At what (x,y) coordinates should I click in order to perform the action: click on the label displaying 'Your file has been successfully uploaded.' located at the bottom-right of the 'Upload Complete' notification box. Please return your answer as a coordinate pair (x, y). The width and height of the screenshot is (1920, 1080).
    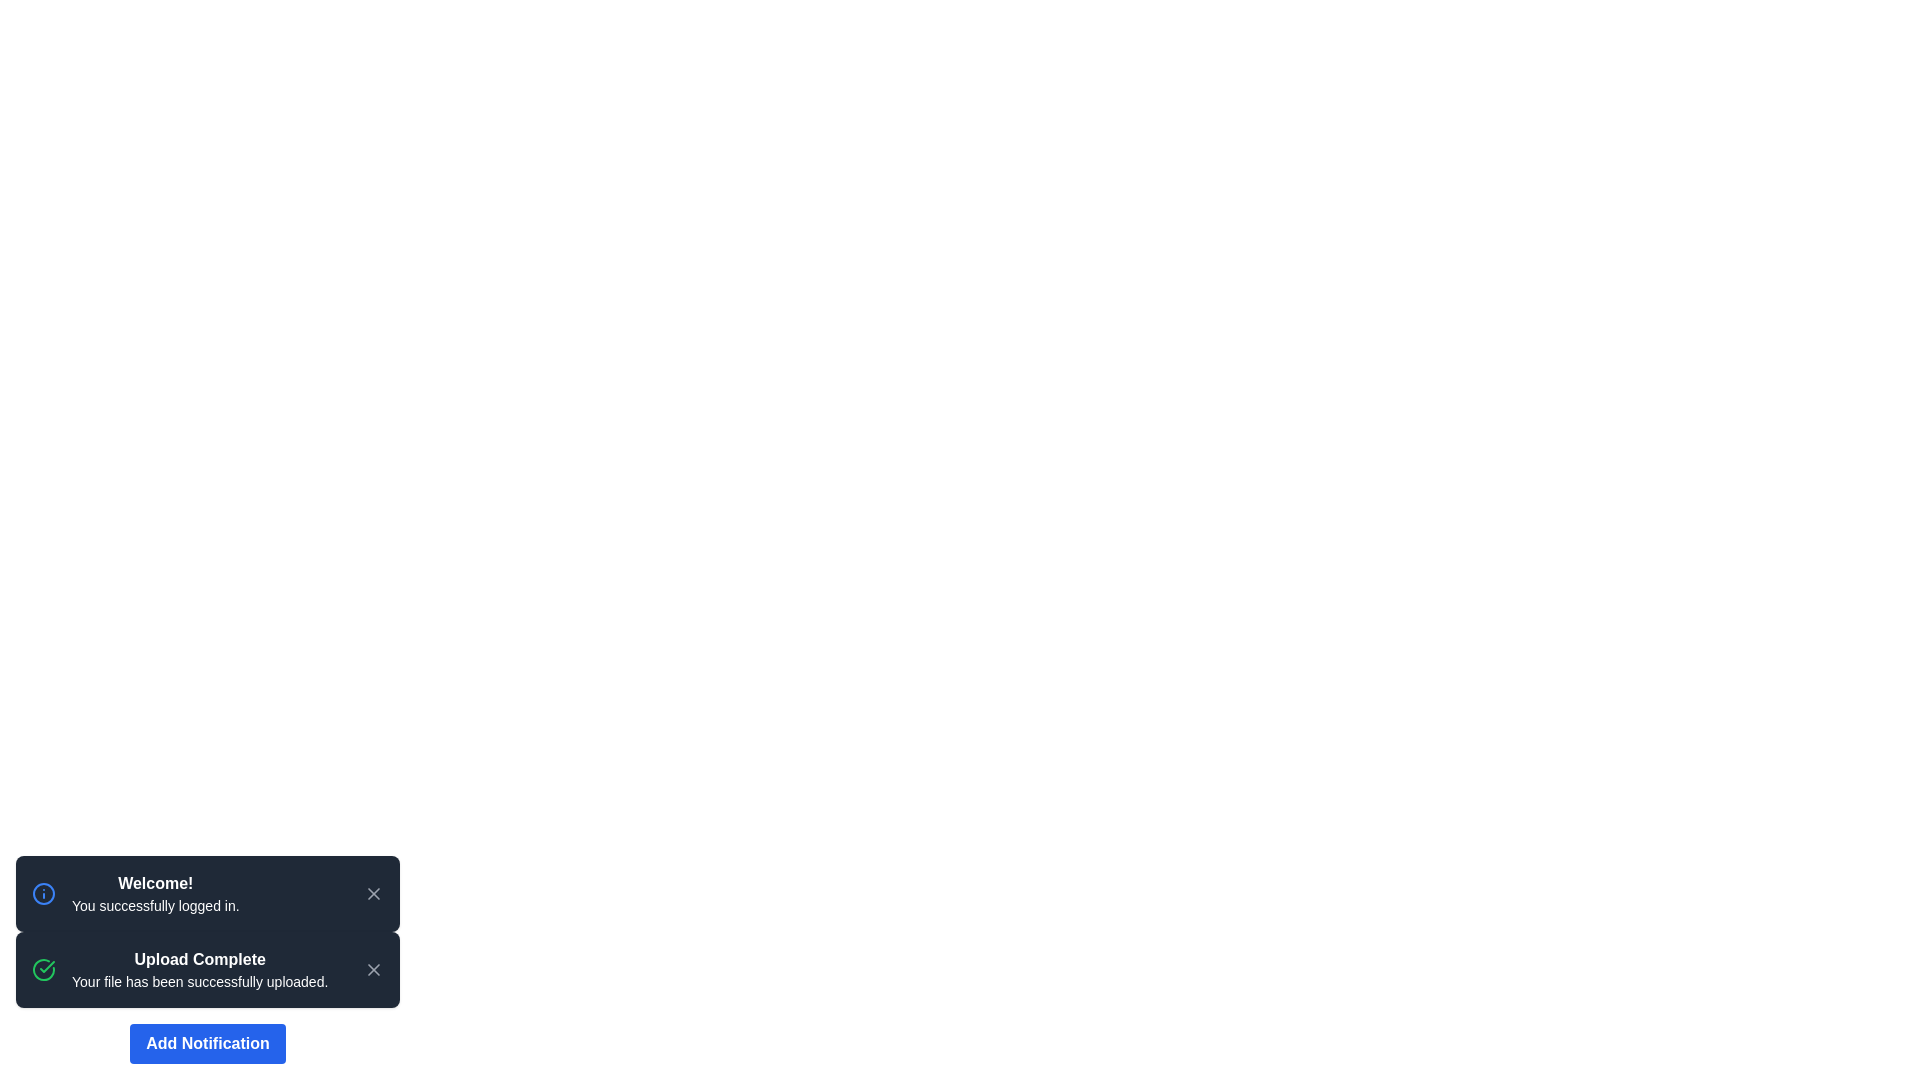
    Looking at the image, I should click on (200, 981).